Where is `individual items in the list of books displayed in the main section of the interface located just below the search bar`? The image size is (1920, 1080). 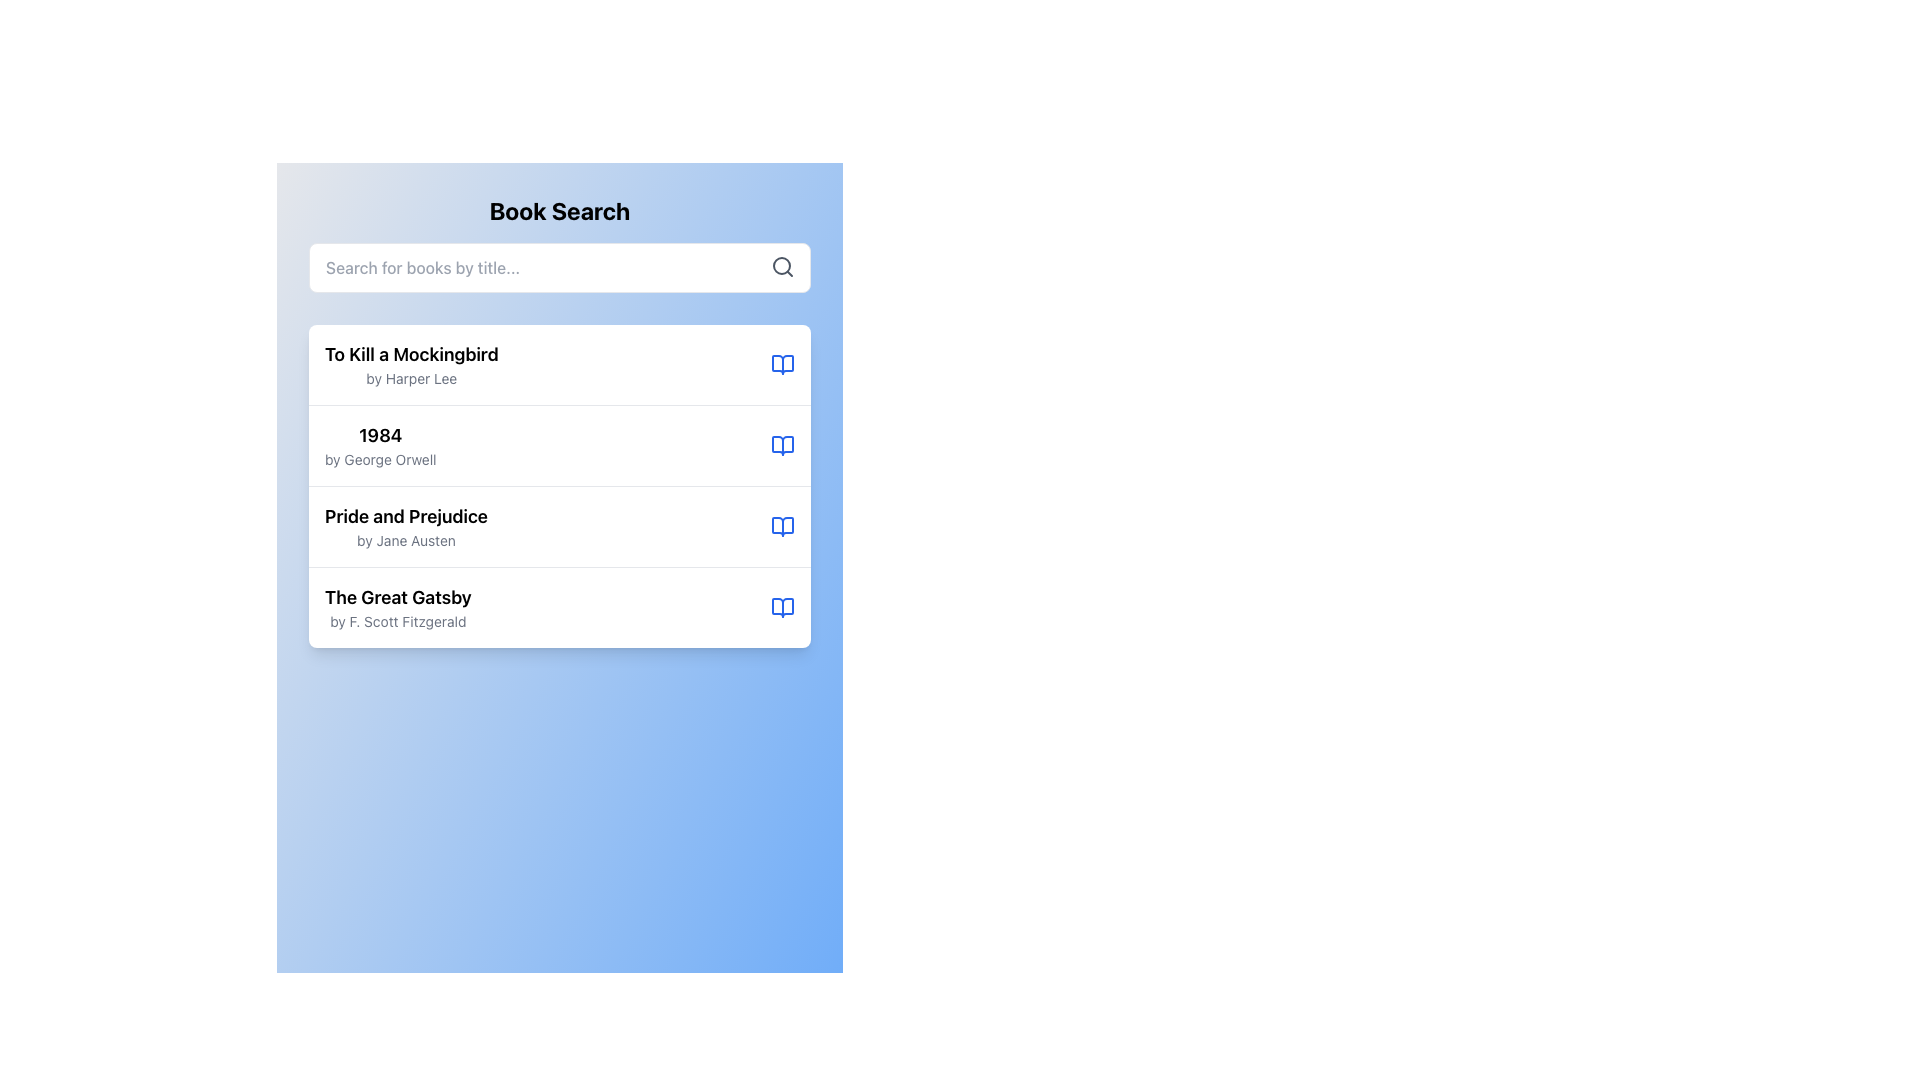
individual items in the list of books displayed in the main section of the interface located just below the search bar is located at coordinates (560, 486).